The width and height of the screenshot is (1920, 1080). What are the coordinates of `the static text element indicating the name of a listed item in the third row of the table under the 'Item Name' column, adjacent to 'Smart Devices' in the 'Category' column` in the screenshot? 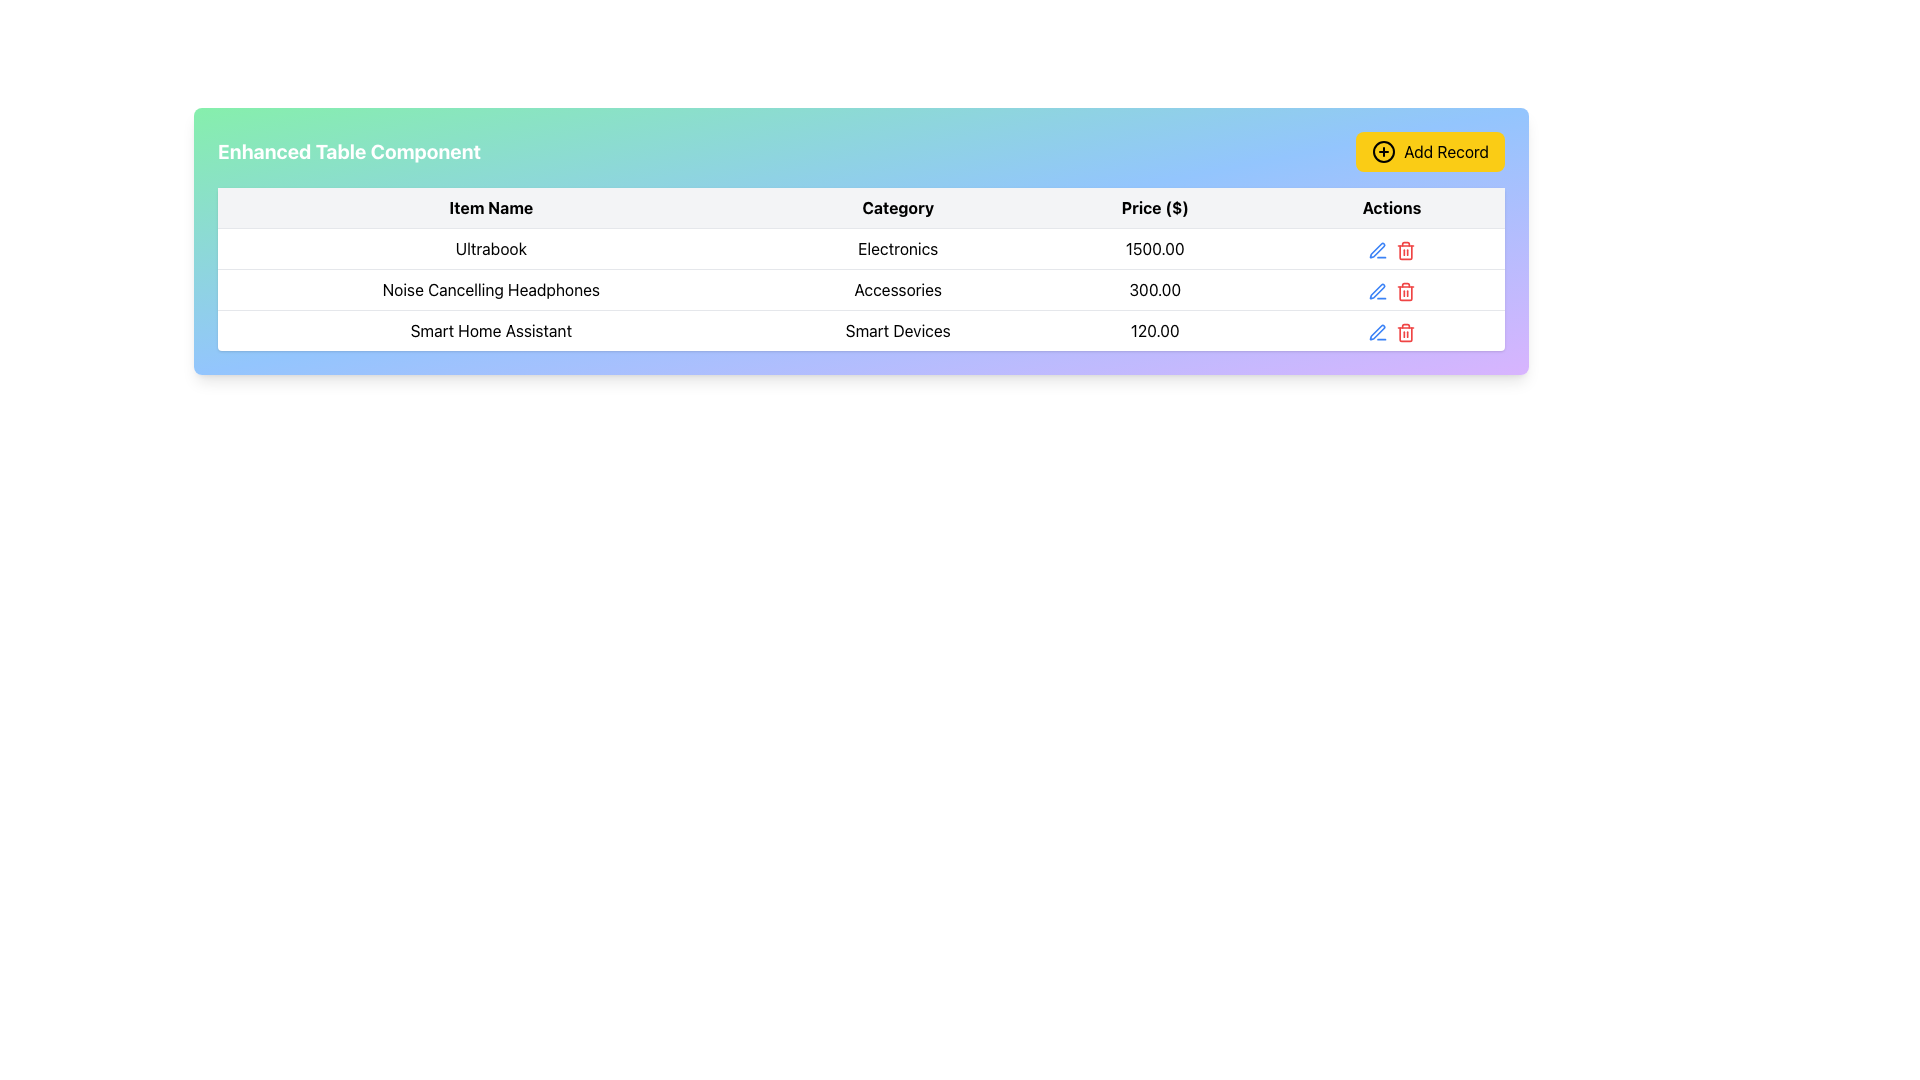 It's located at (491, 329).